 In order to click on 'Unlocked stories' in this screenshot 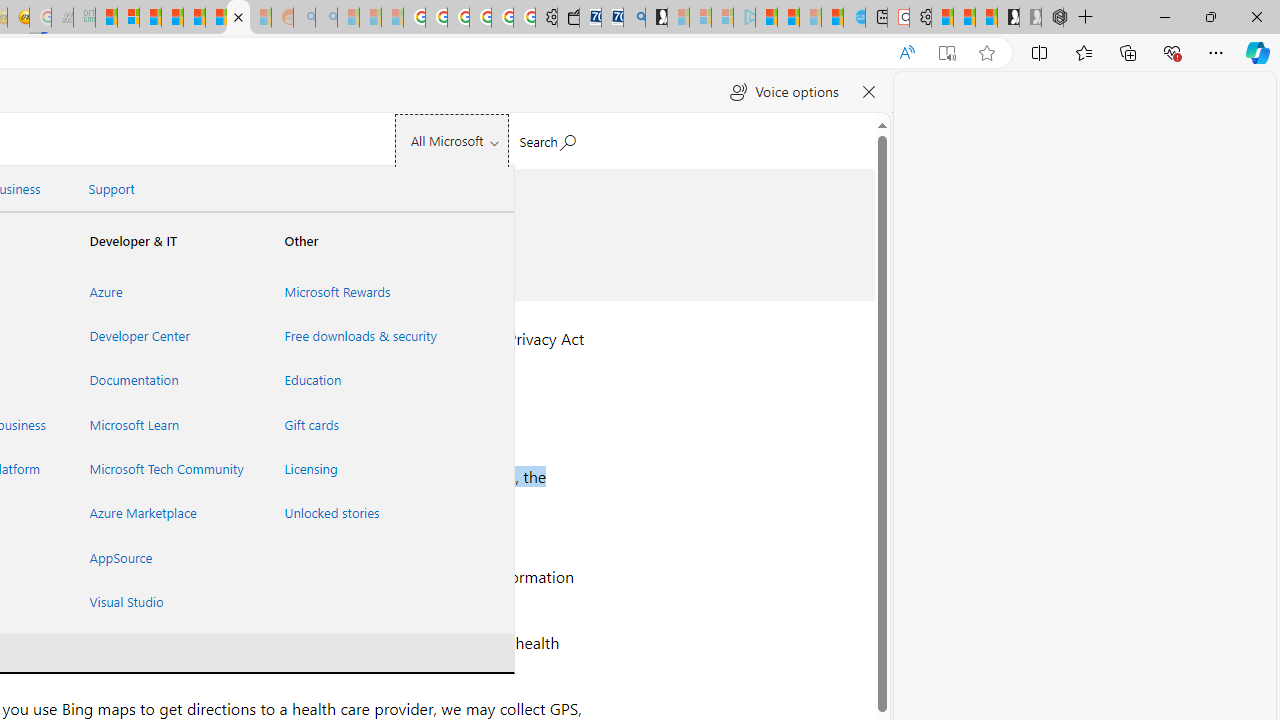, I will do `click(357, 512)`.